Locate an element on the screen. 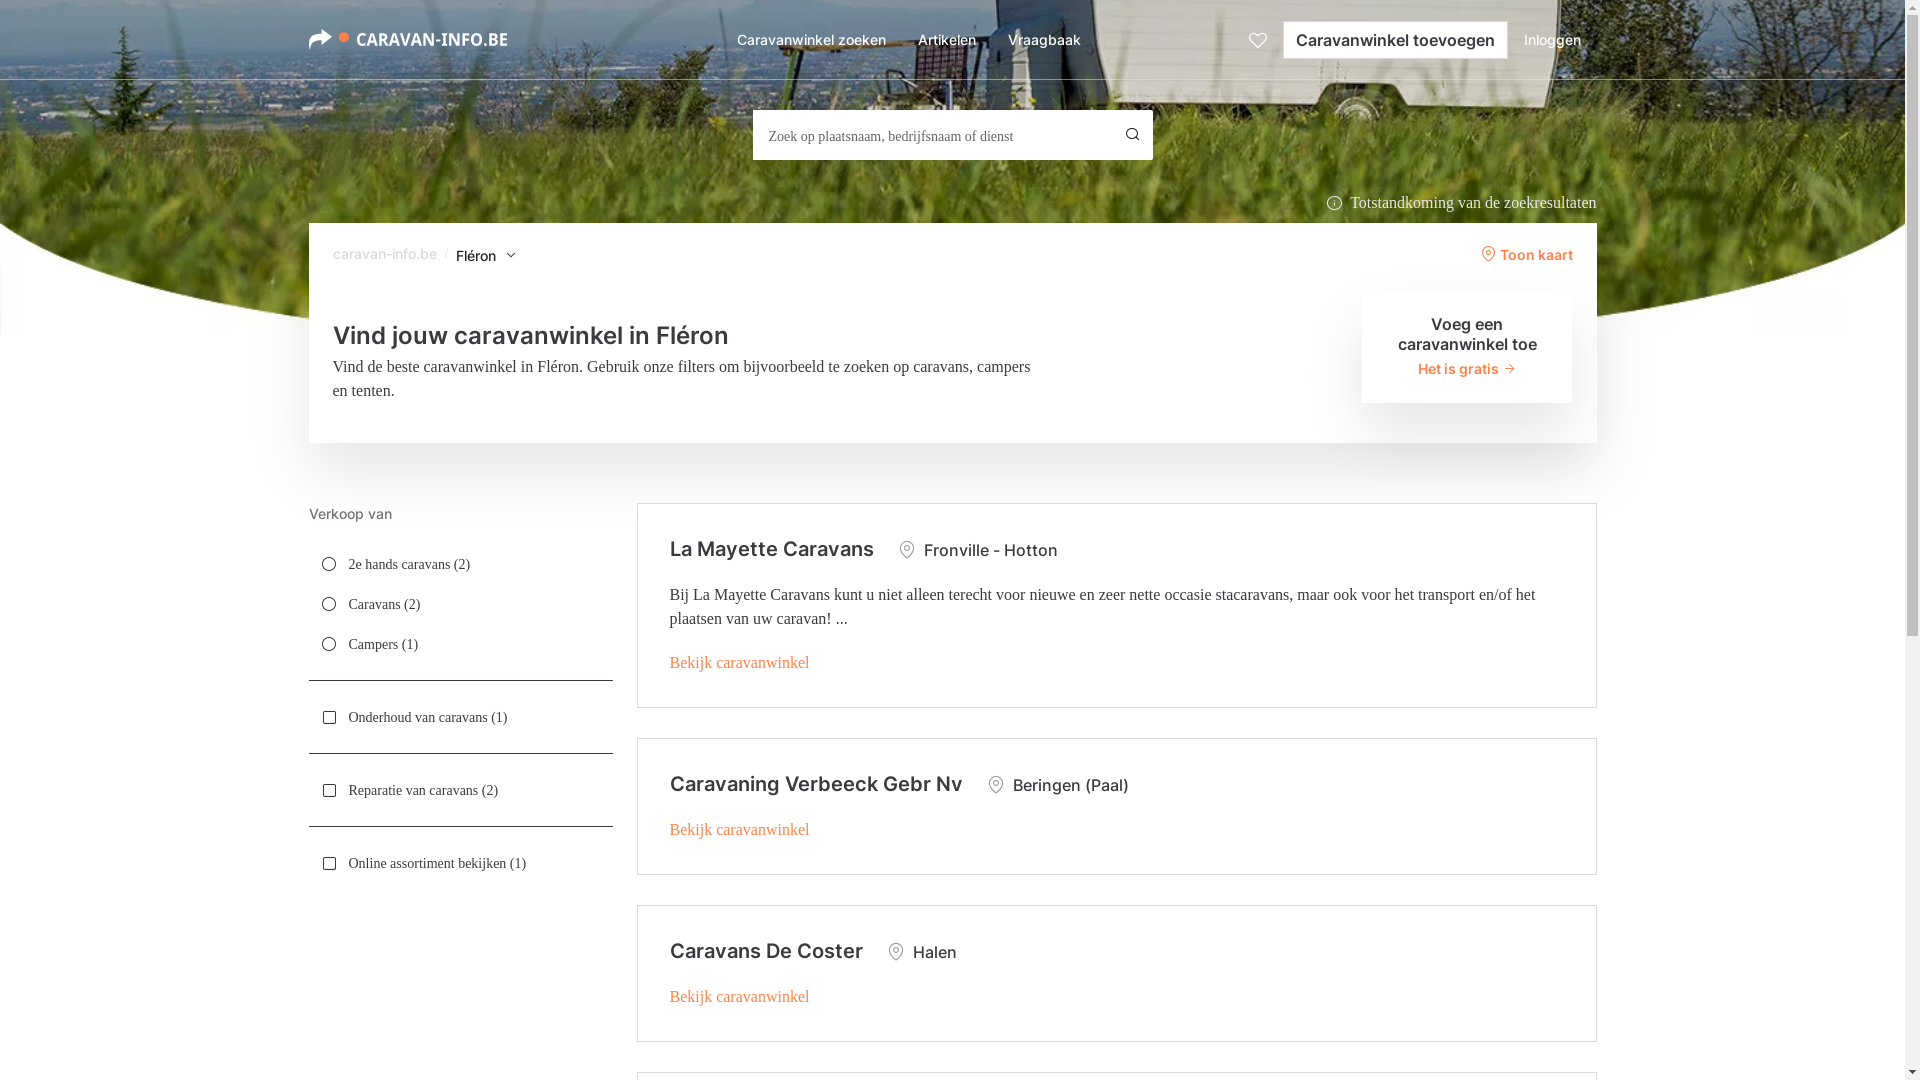 Image resolution: width=1920 pixels, height=1080 pixels. 'Caravaning Verbeeck Gebr Nv' is located at coordinates (816, 782).